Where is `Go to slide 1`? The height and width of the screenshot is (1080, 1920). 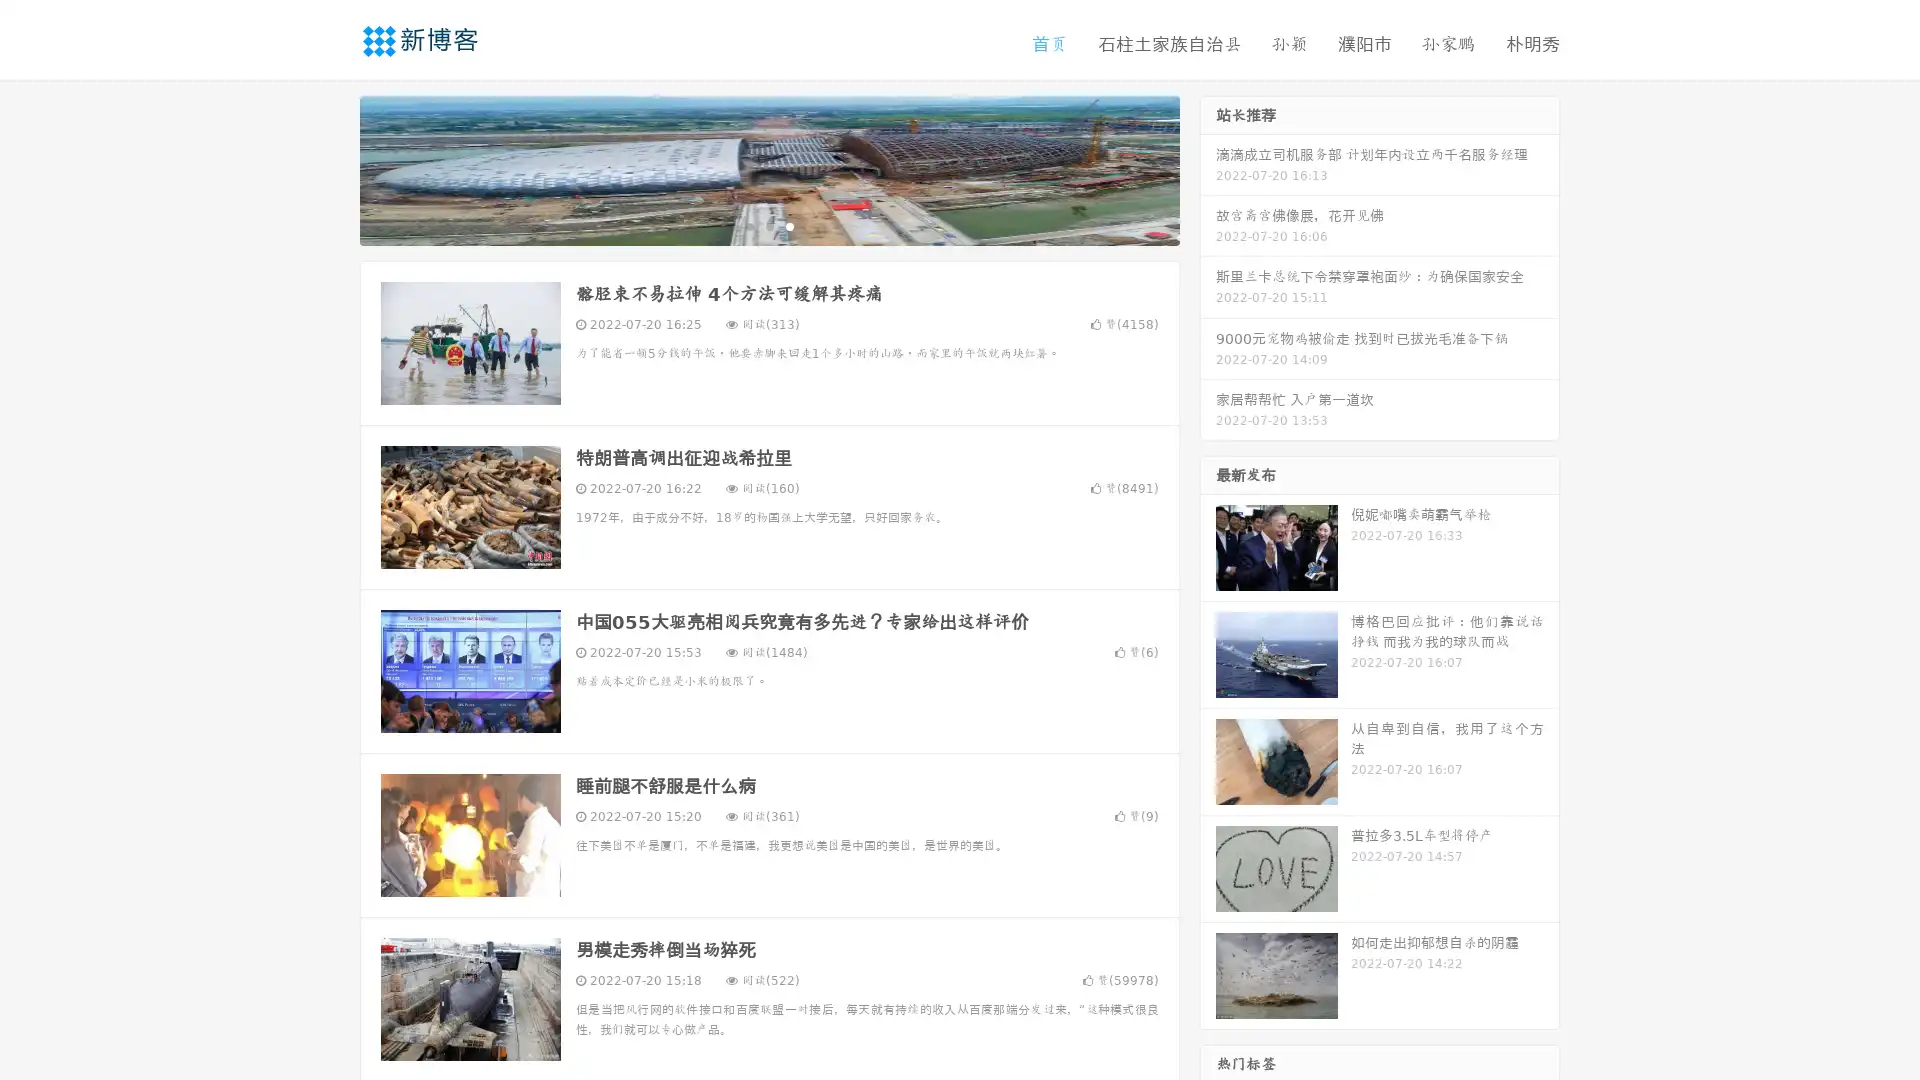
Go to slide 1 is located at coordinates (748, 225).